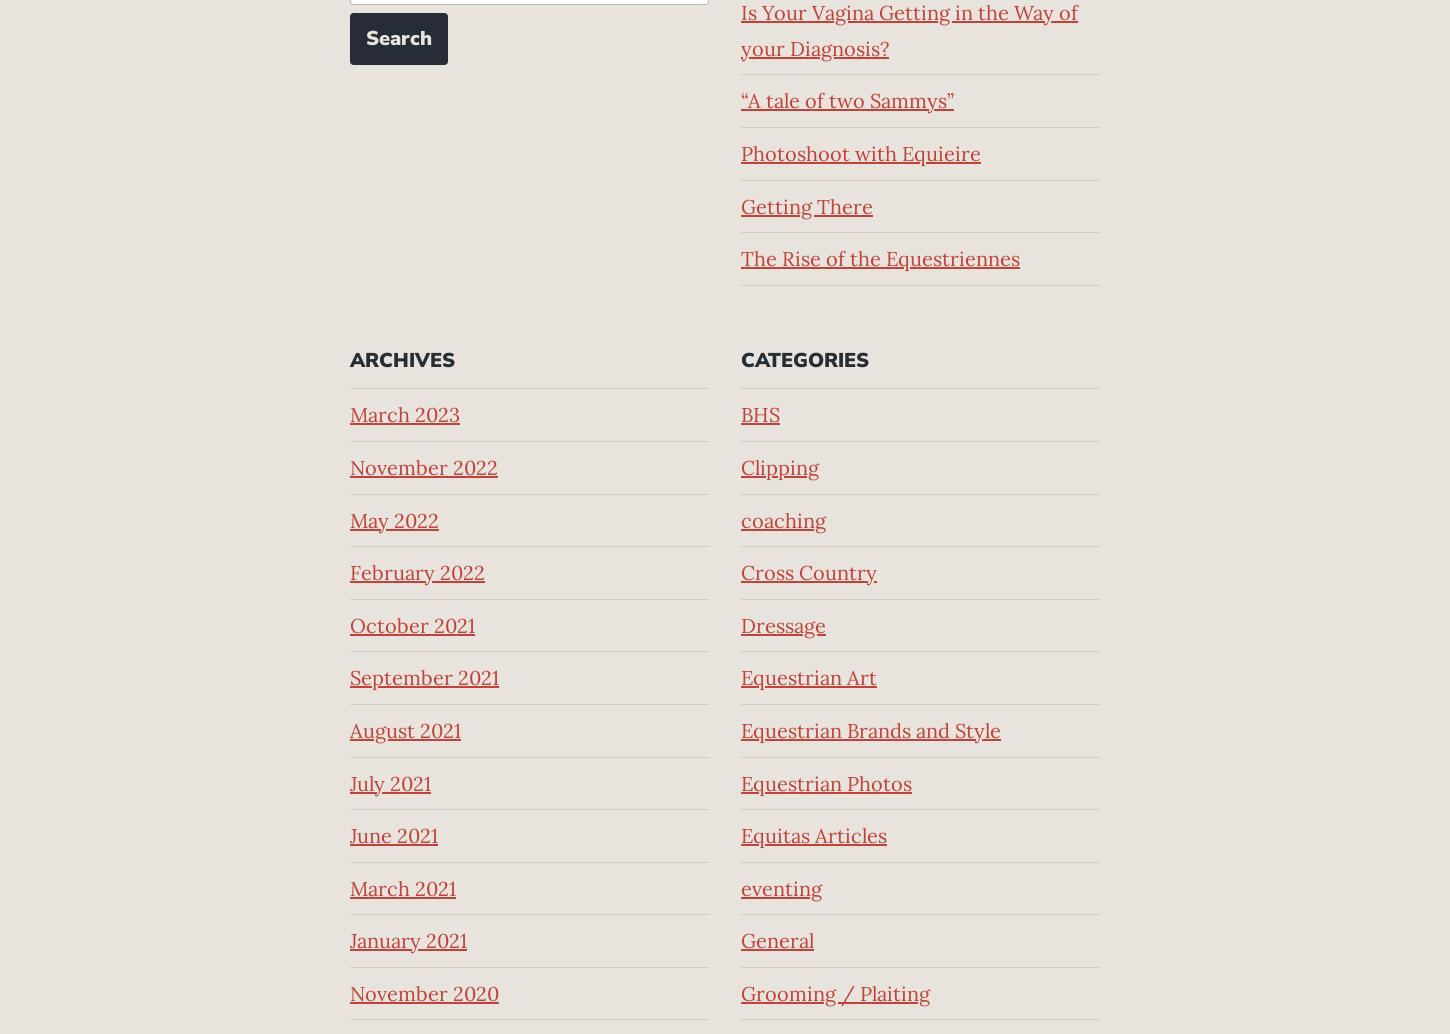 The height and width of the screenshot is (1034, 1450). I want to click on 'Equestrian Art', so click(740, 677).